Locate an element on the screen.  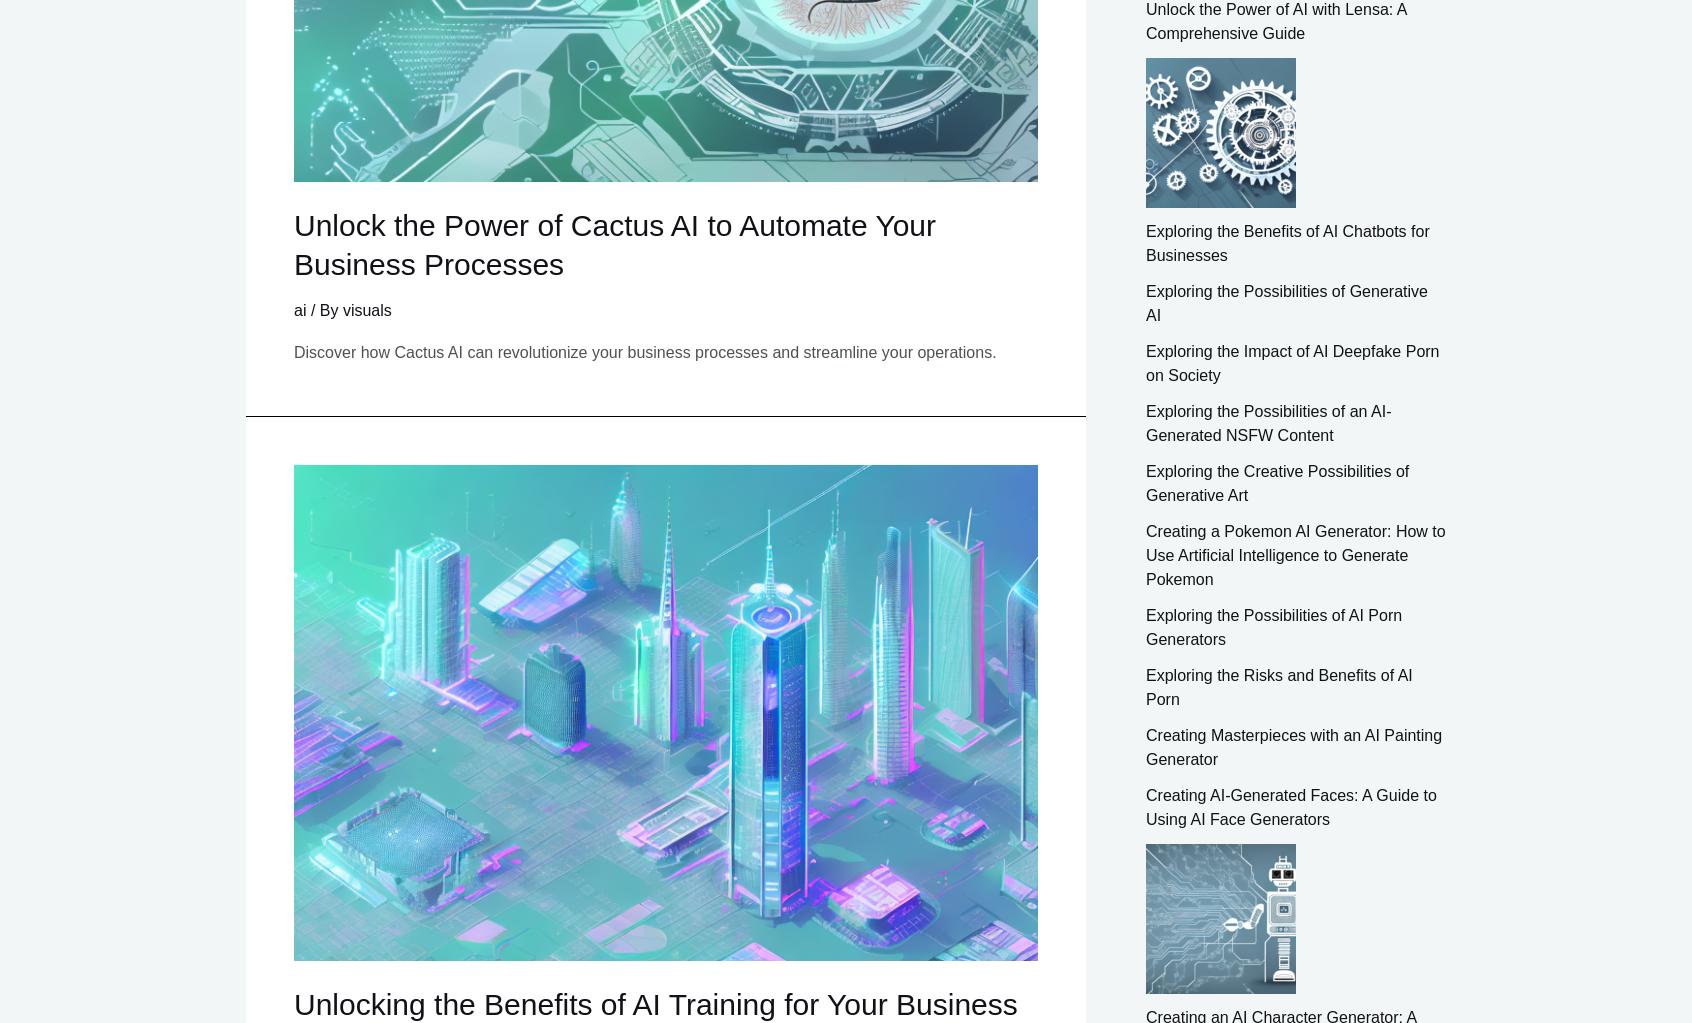
'Creating AI-Generated Faces: A Guide to Using AI Face Generators' is located at coordinates (1289, 806).